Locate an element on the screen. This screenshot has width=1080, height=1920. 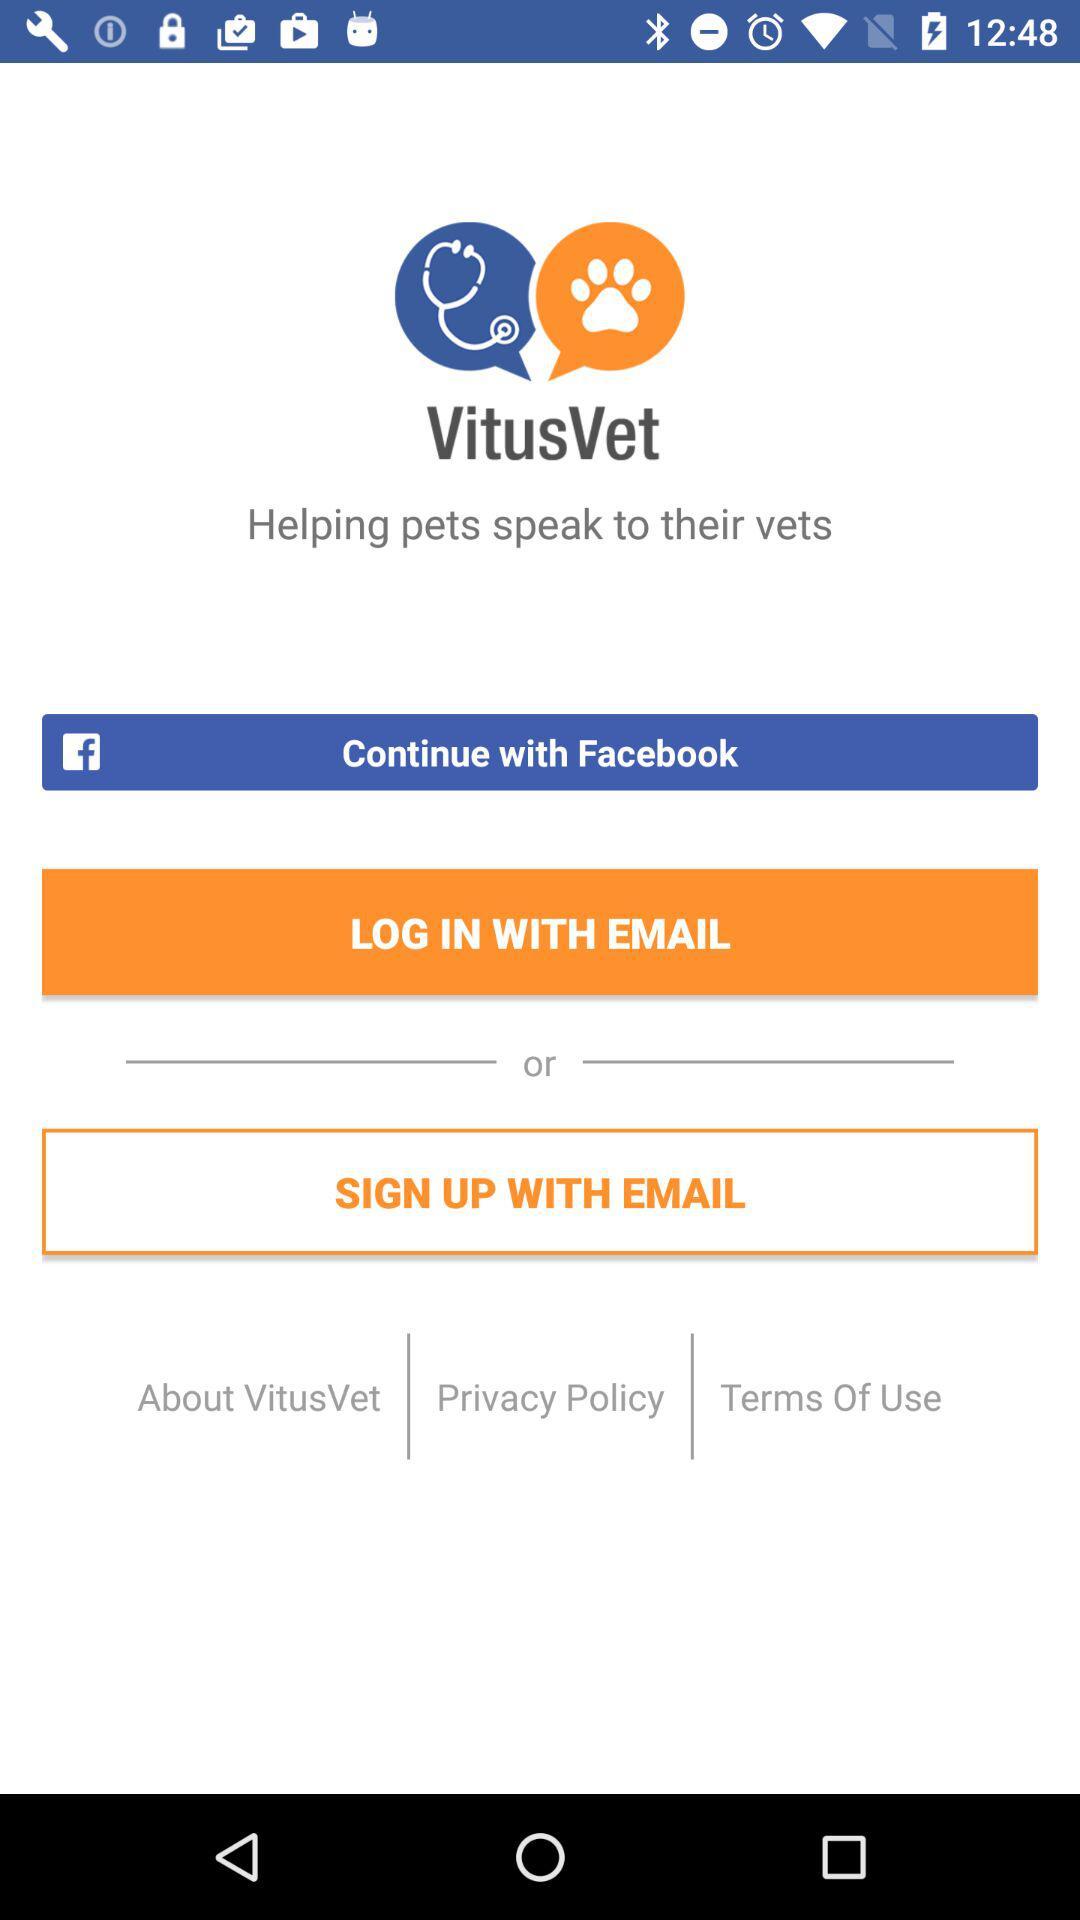
the item at the bottom right corner is located at coordinates (830, 1395).